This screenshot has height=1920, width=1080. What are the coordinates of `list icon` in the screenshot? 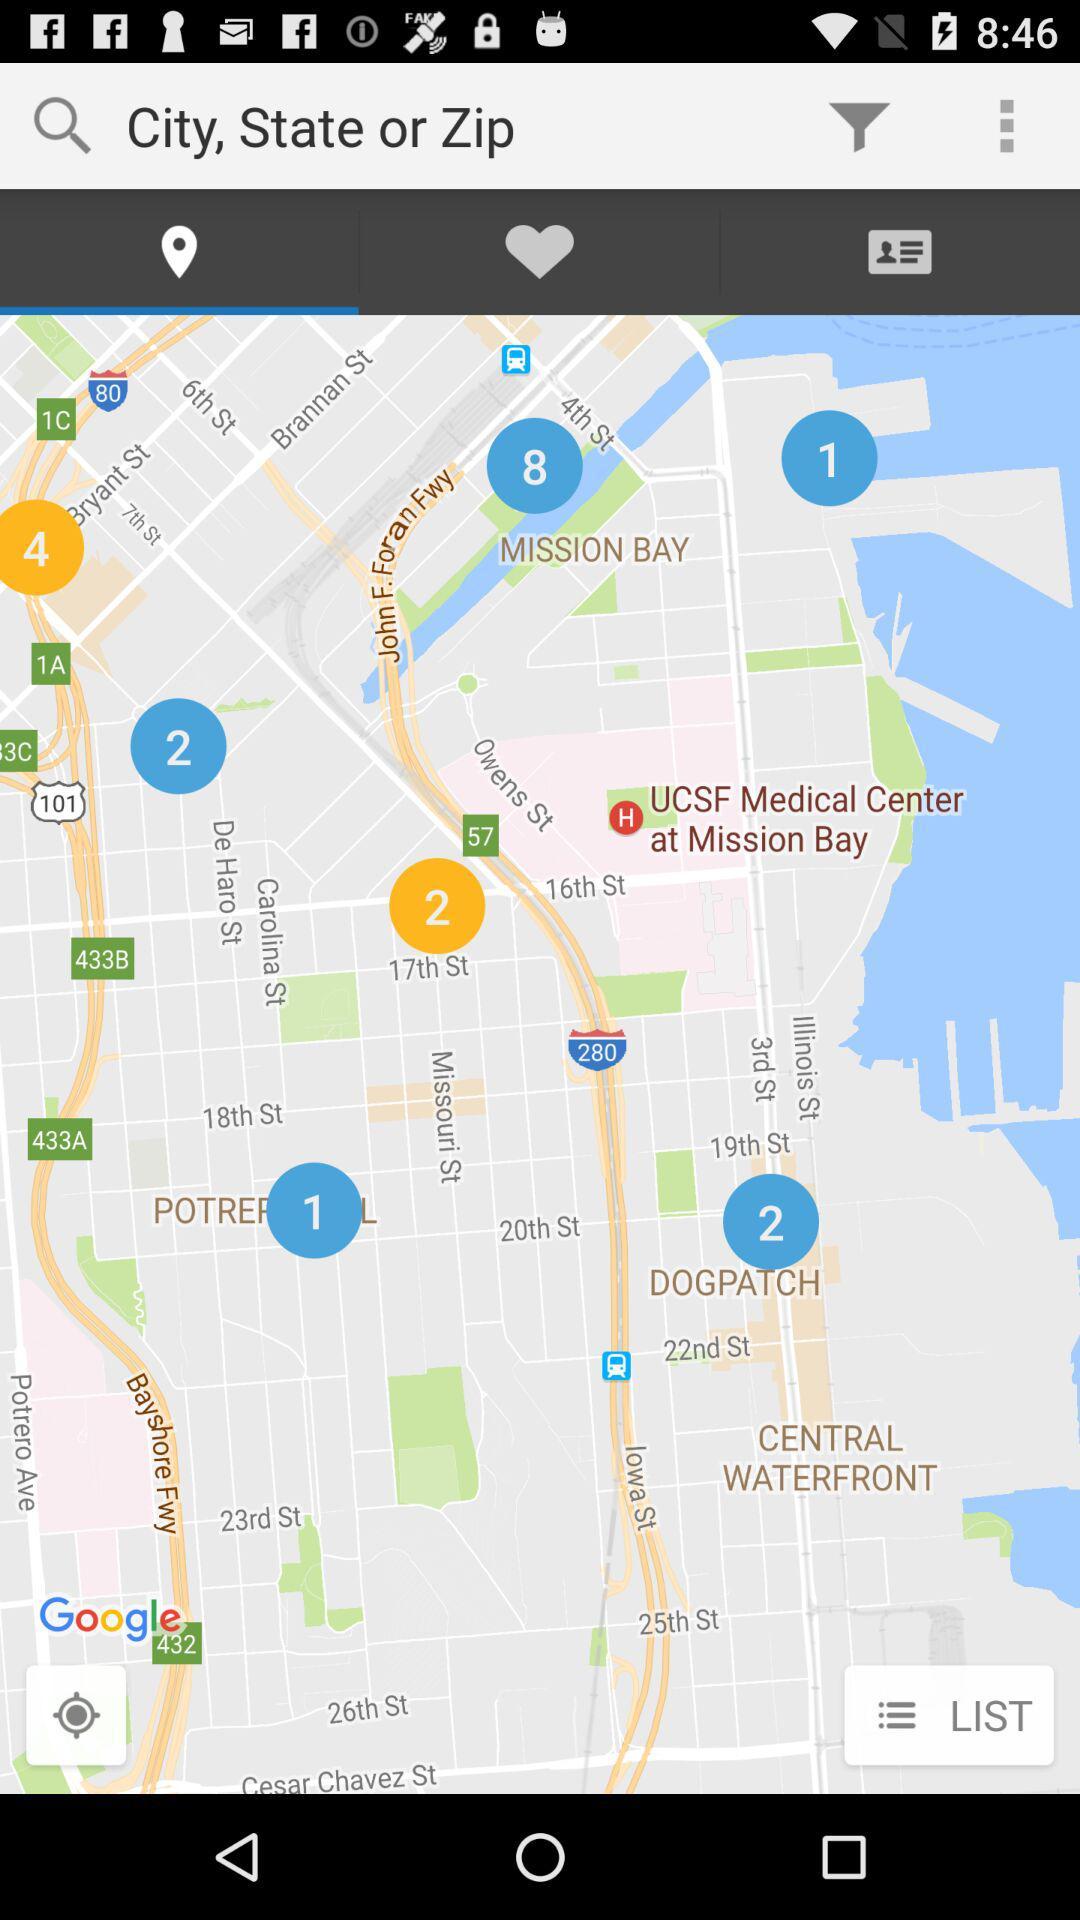 It's located at (948, 1716).